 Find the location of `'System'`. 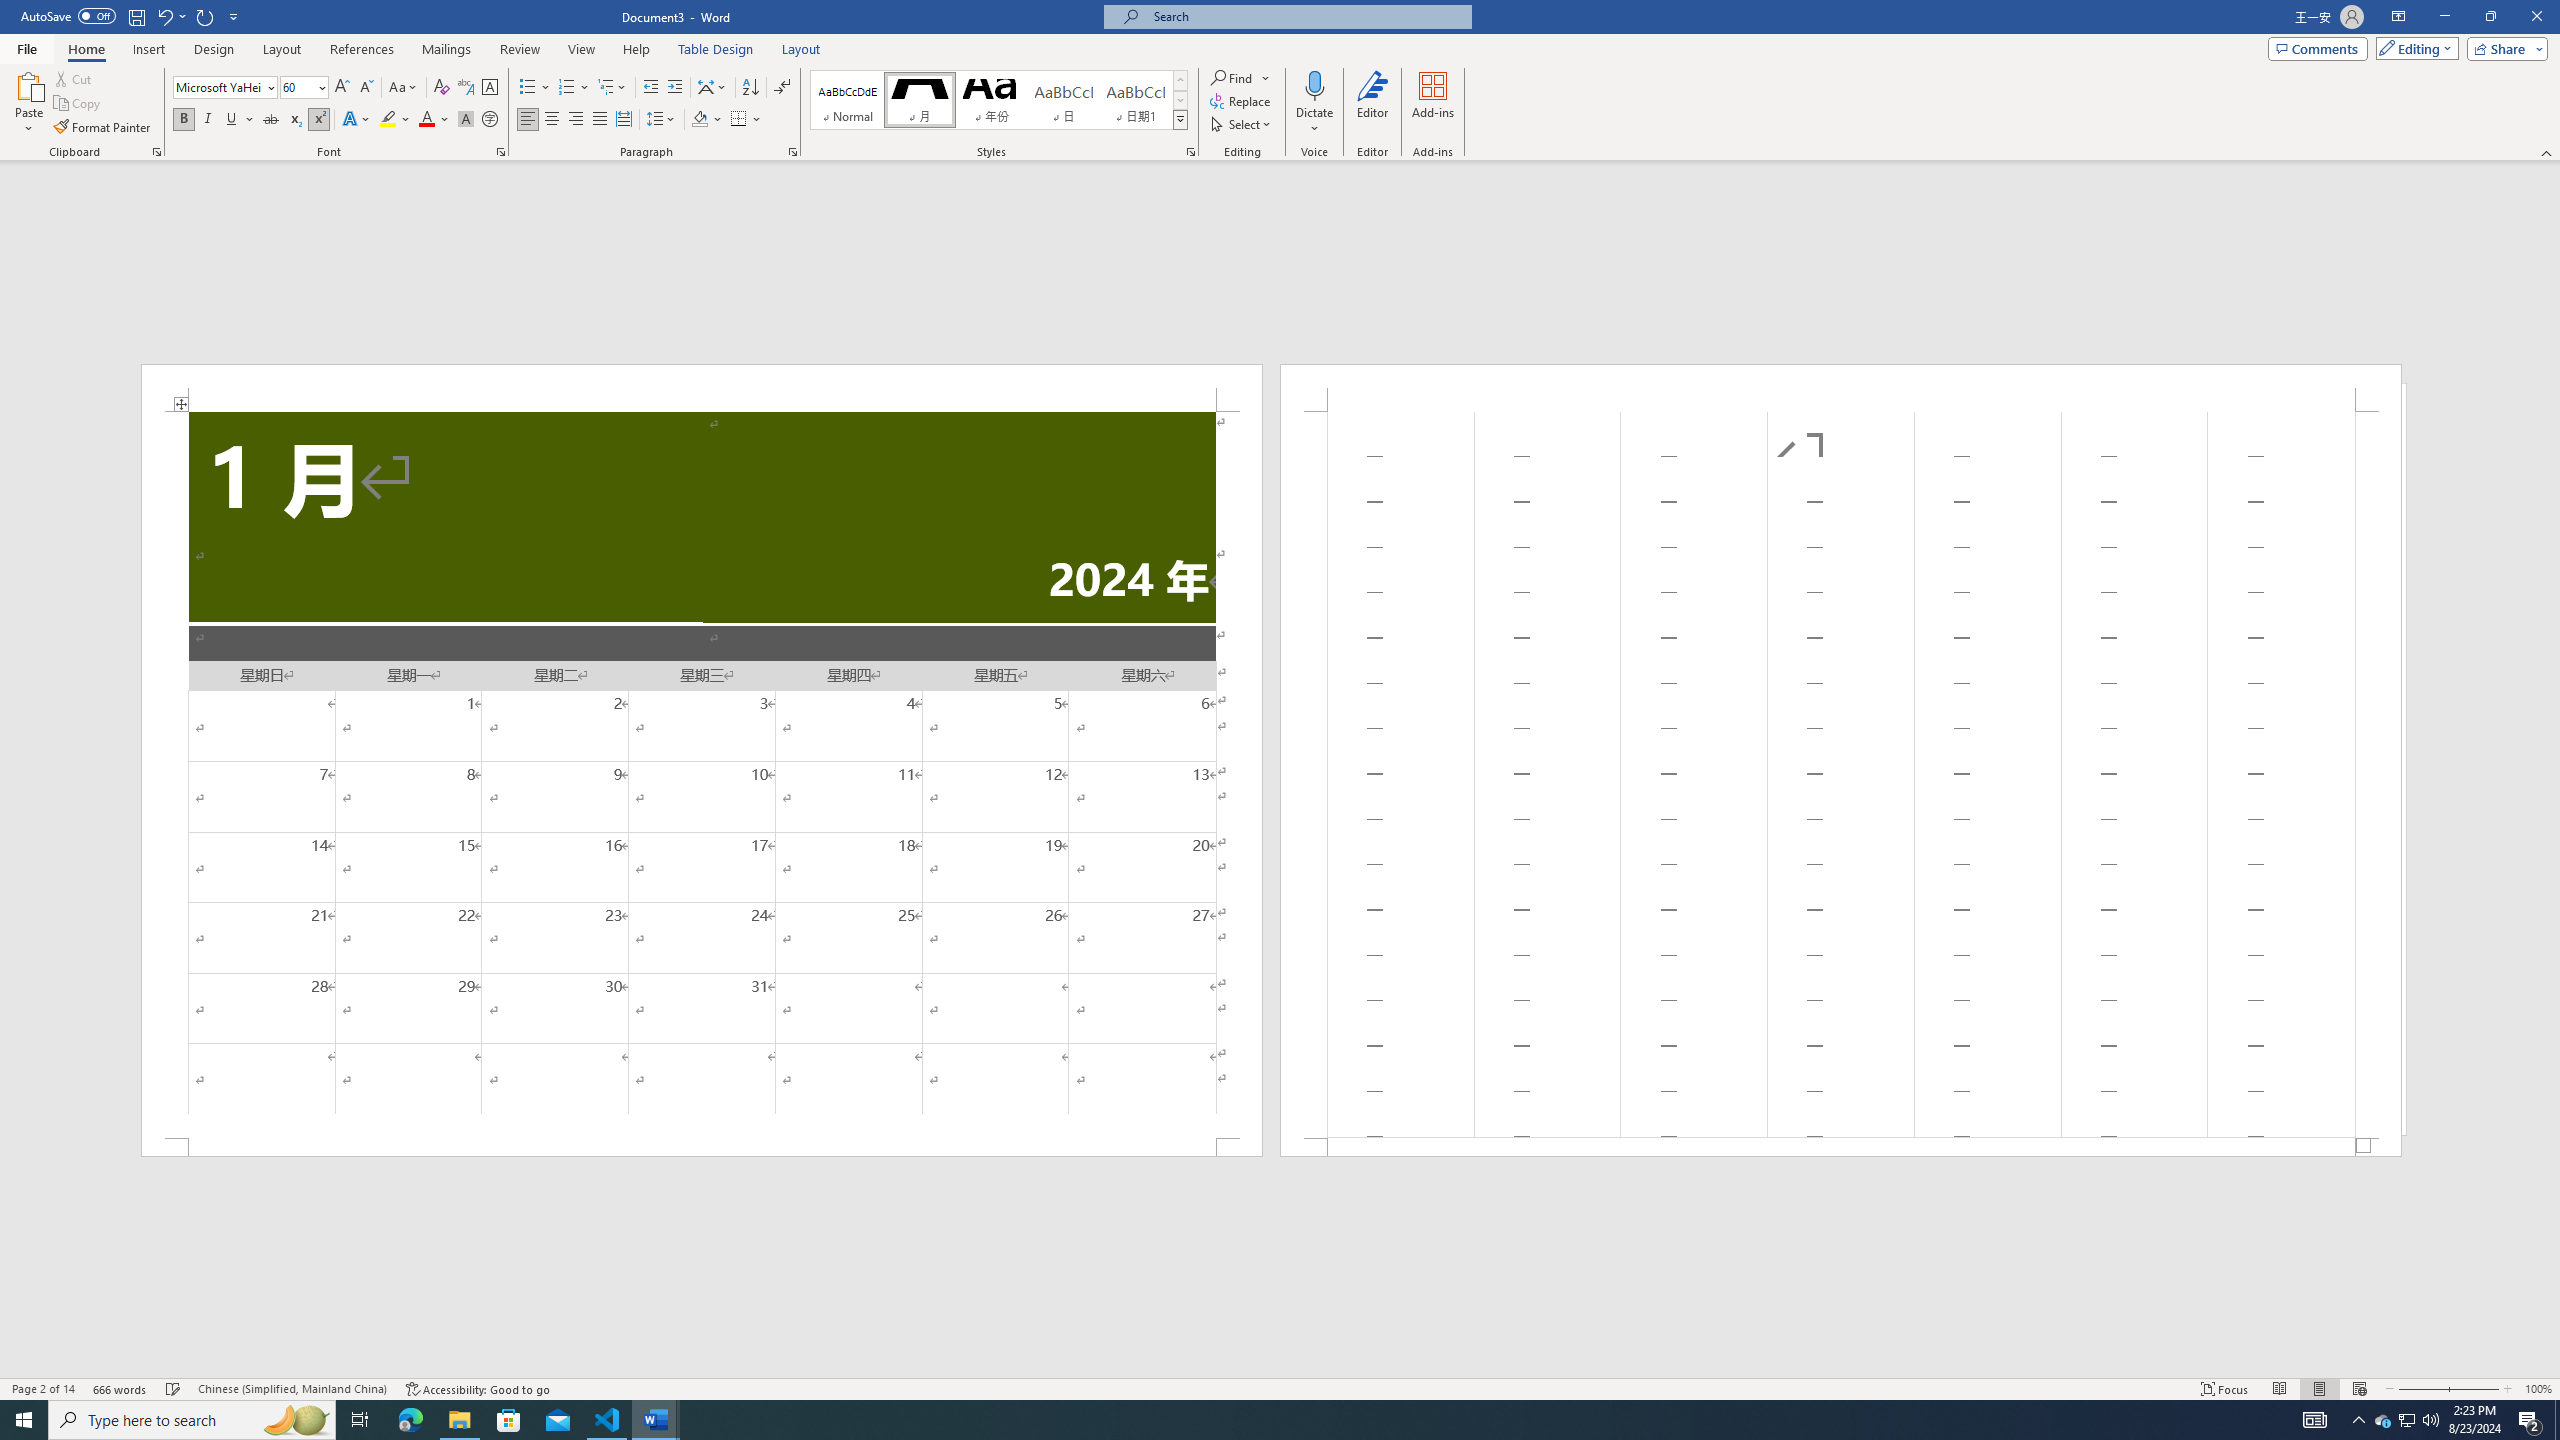

'System' is located at coordinates (11, 9).